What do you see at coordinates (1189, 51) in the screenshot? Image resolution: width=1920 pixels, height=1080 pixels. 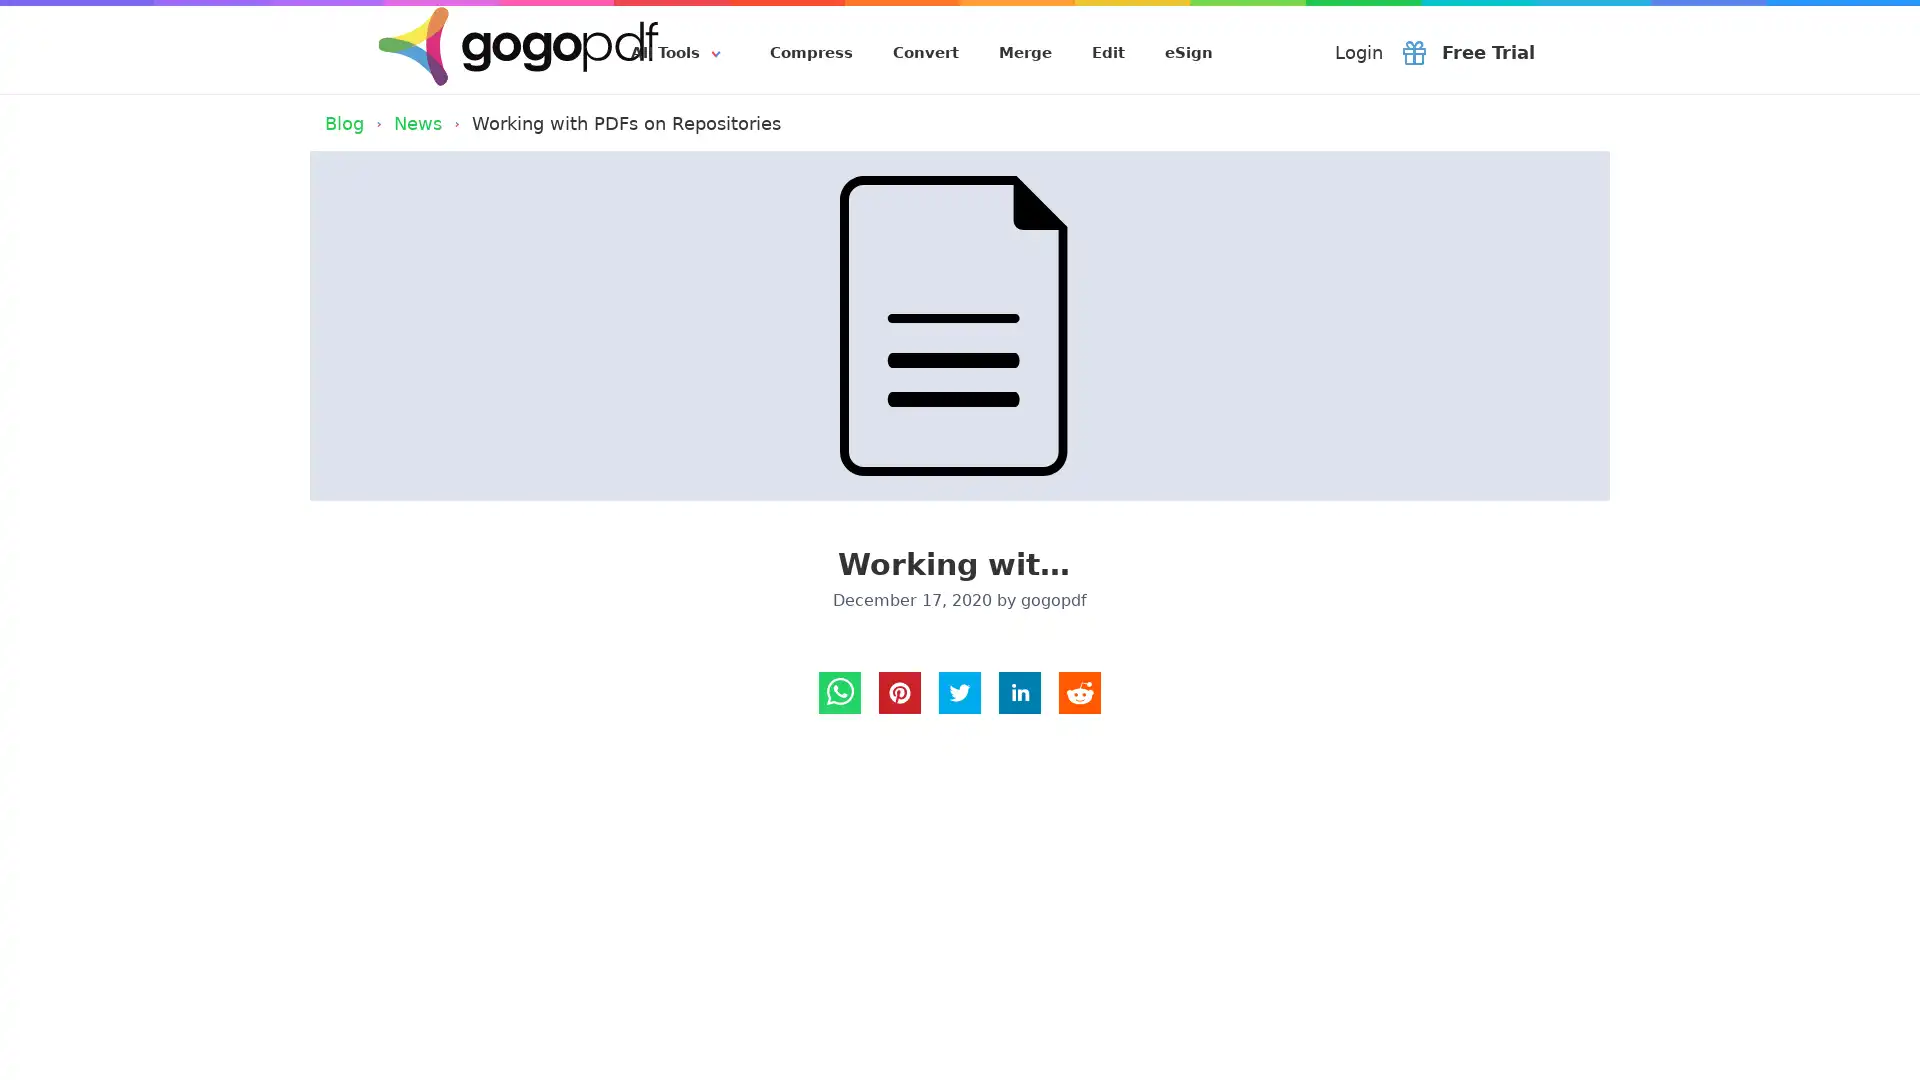 I see `eSign` at bounding box center [1189, 51].